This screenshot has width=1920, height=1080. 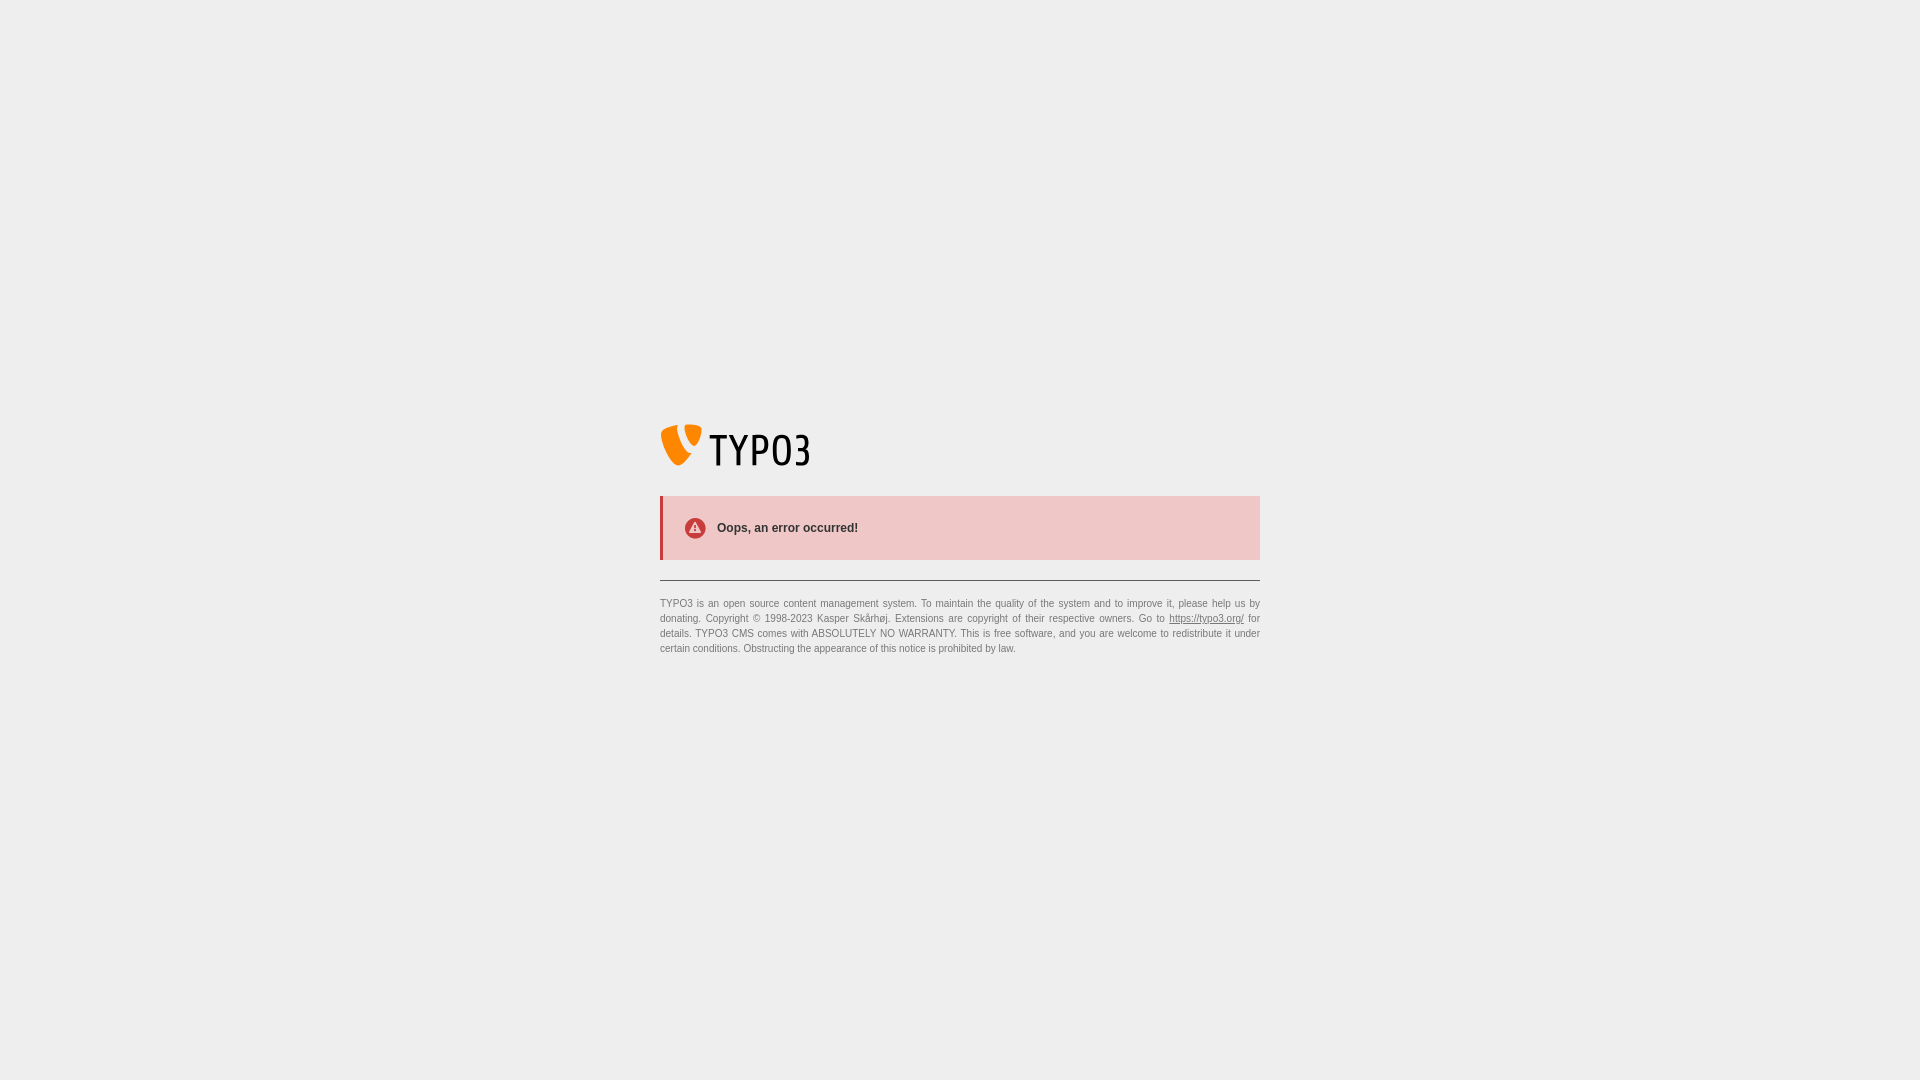 What do you see at coordinates (1169, 617) in the screenshot?
I see `'https://typo3.org/'` at bounding box center [1169, 617].